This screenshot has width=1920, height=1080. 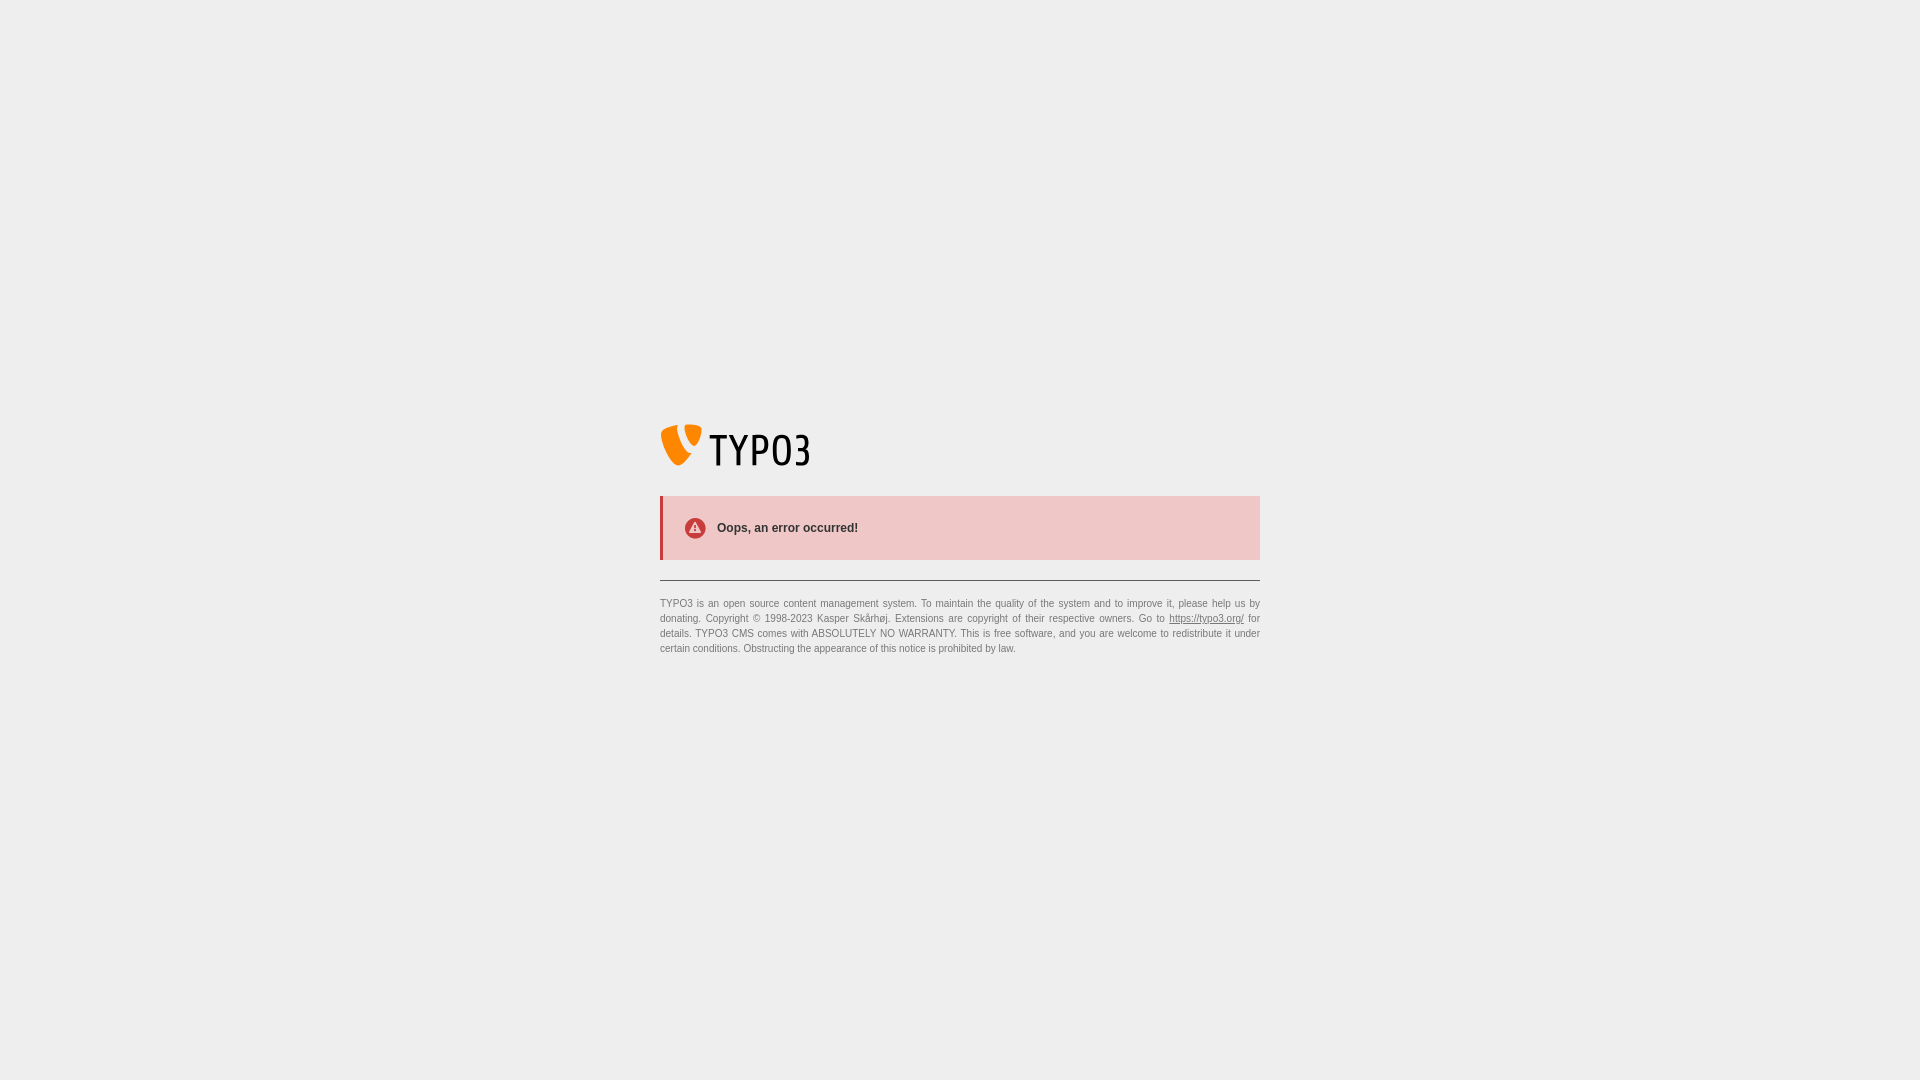 What do you see at coordinates (1169, 617) in the screenshot?
I see `'https://typo3.org/'` at bounding box center [1169, 617].